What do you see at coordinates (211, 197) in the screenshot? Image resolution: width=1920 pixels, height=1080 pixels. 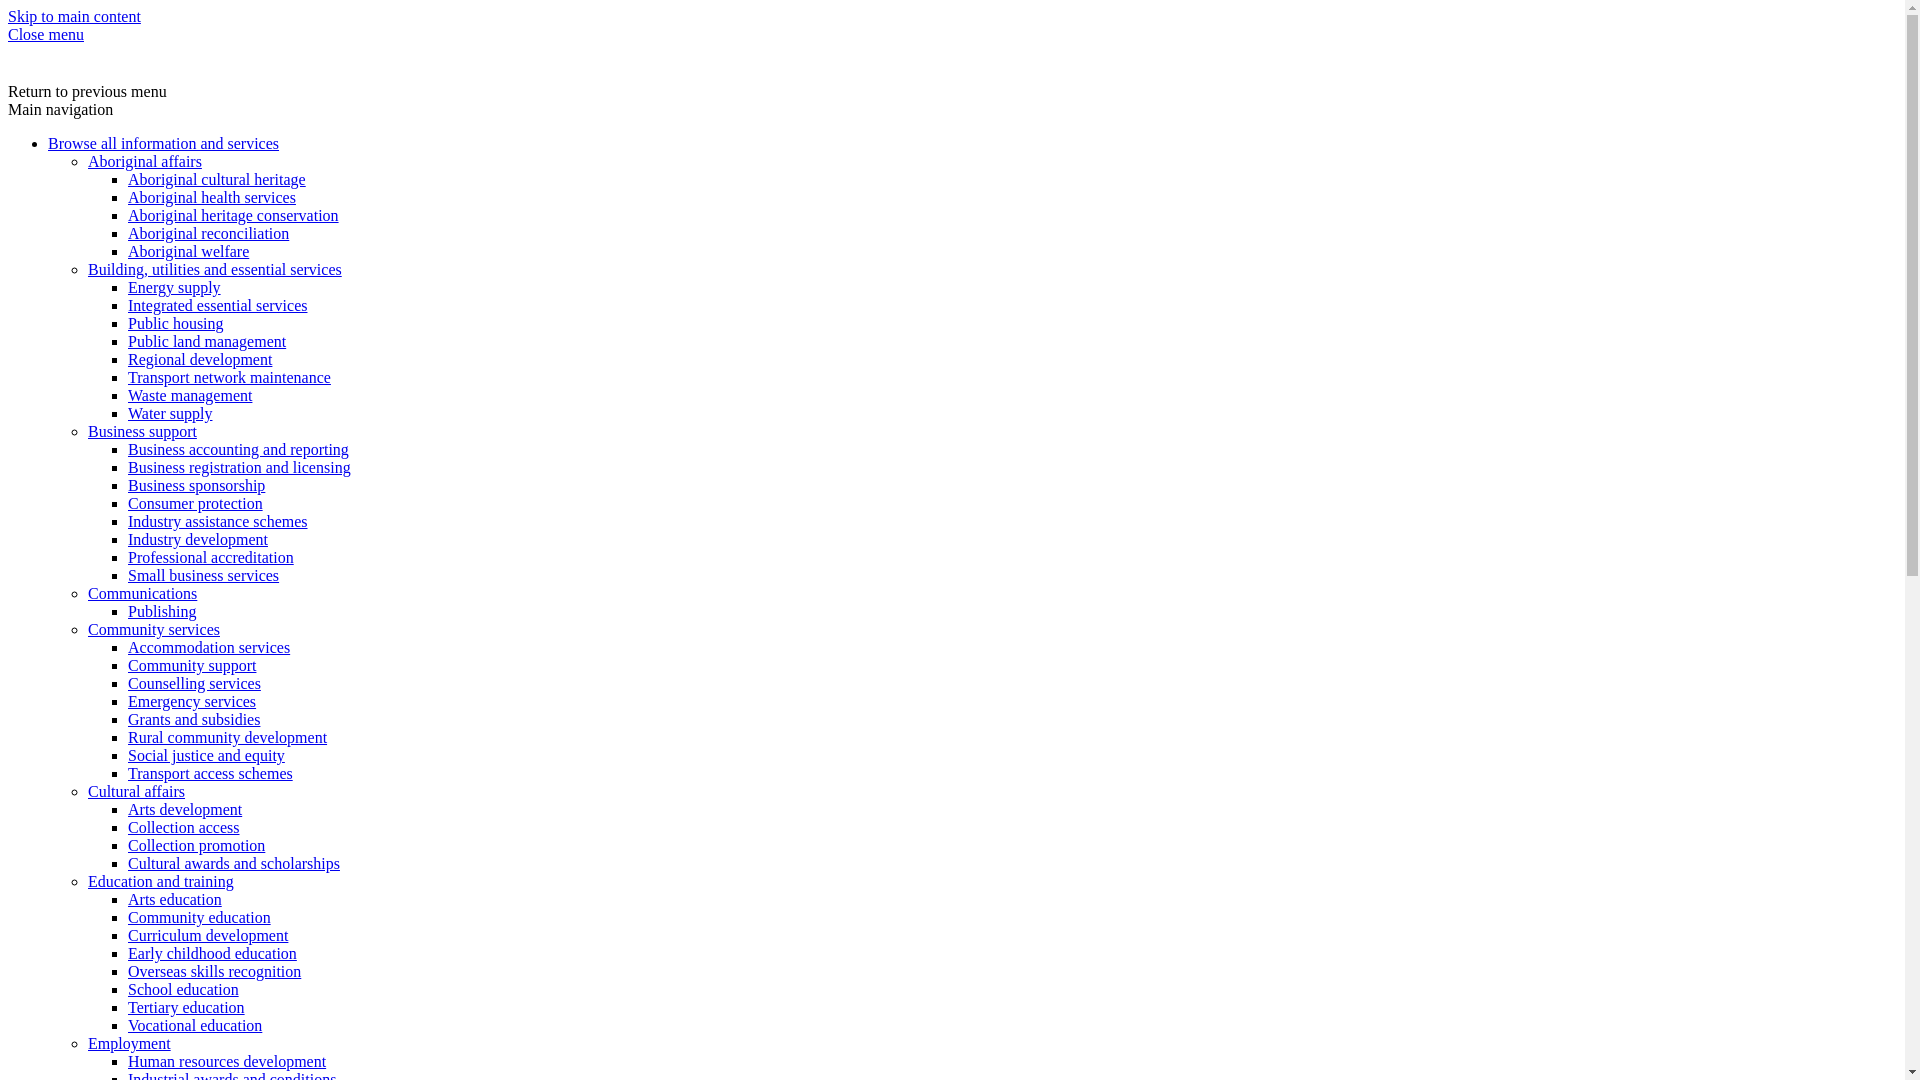 I see `'Aboriginal health services'` at bounding box center [211, 197].